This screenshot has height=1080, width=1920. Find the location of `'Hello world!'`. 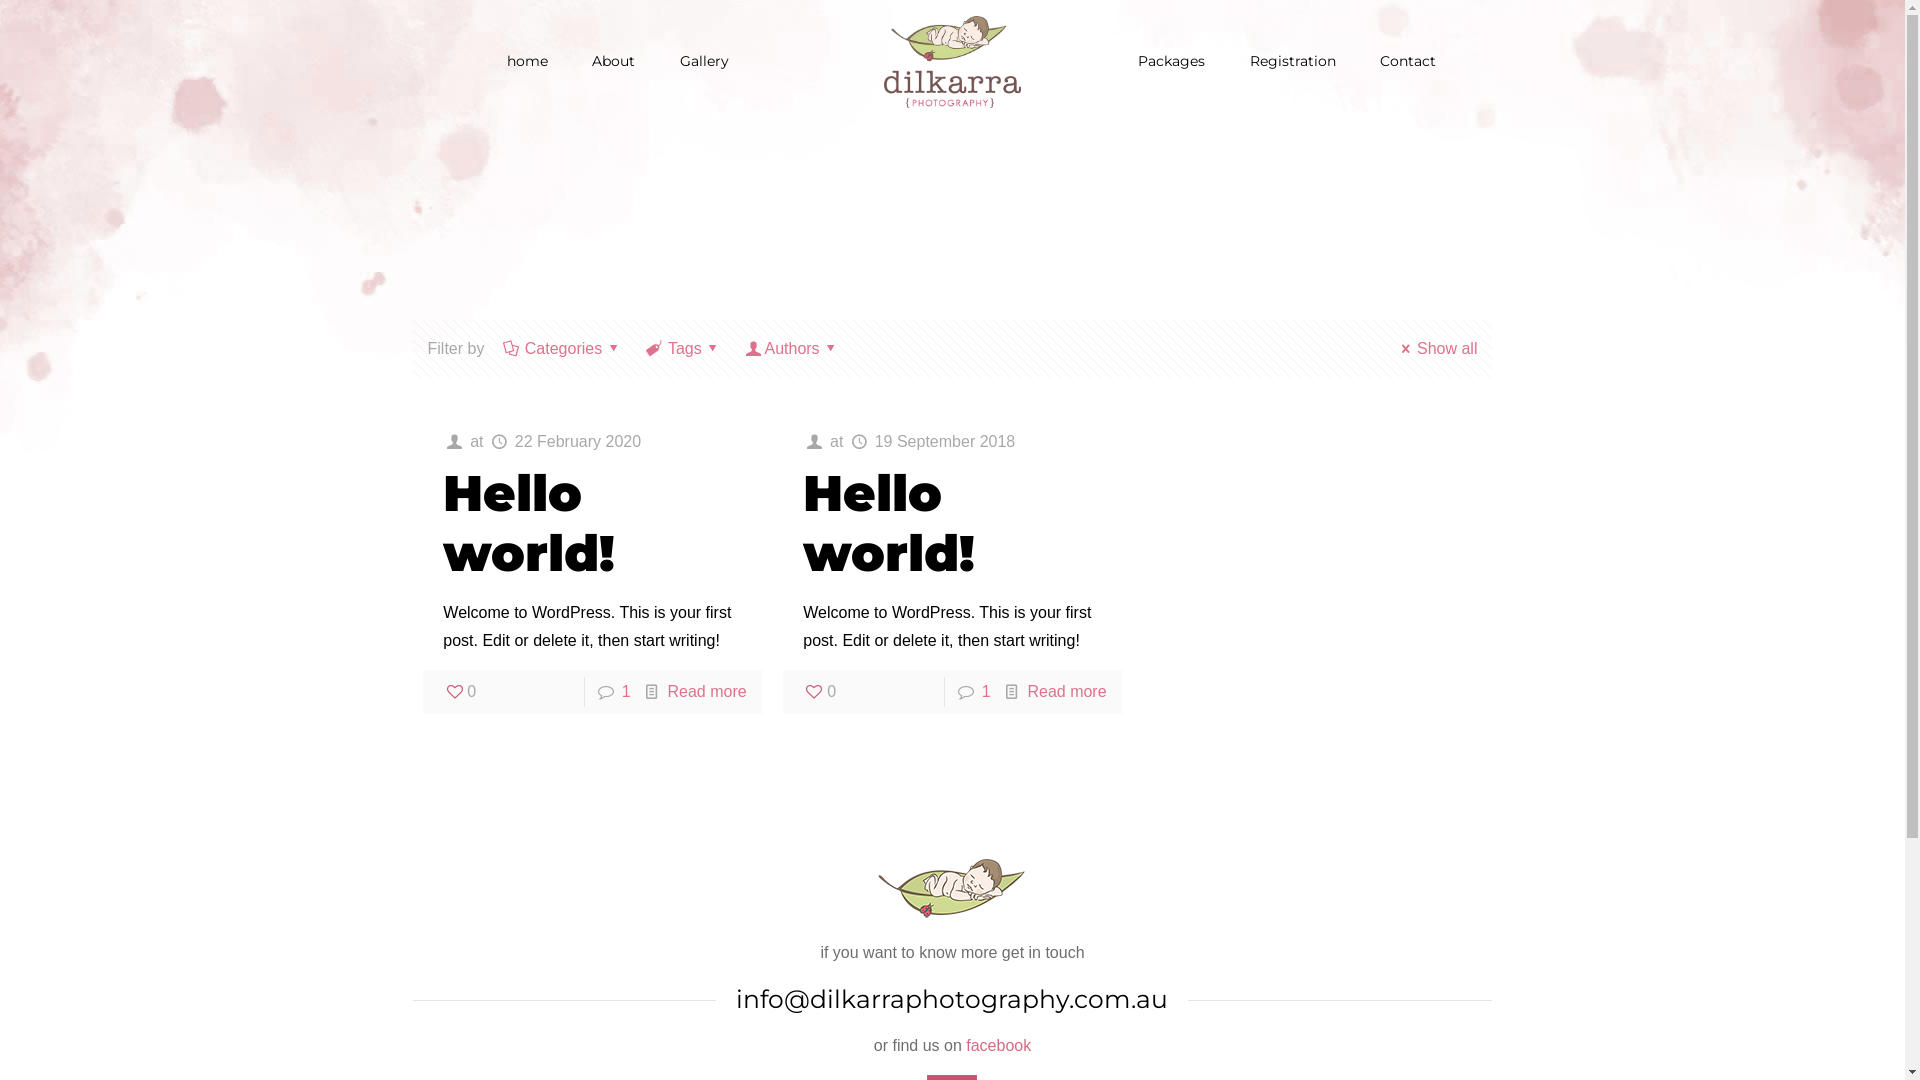

'Hello world!' is located at coordinates (528, 522).